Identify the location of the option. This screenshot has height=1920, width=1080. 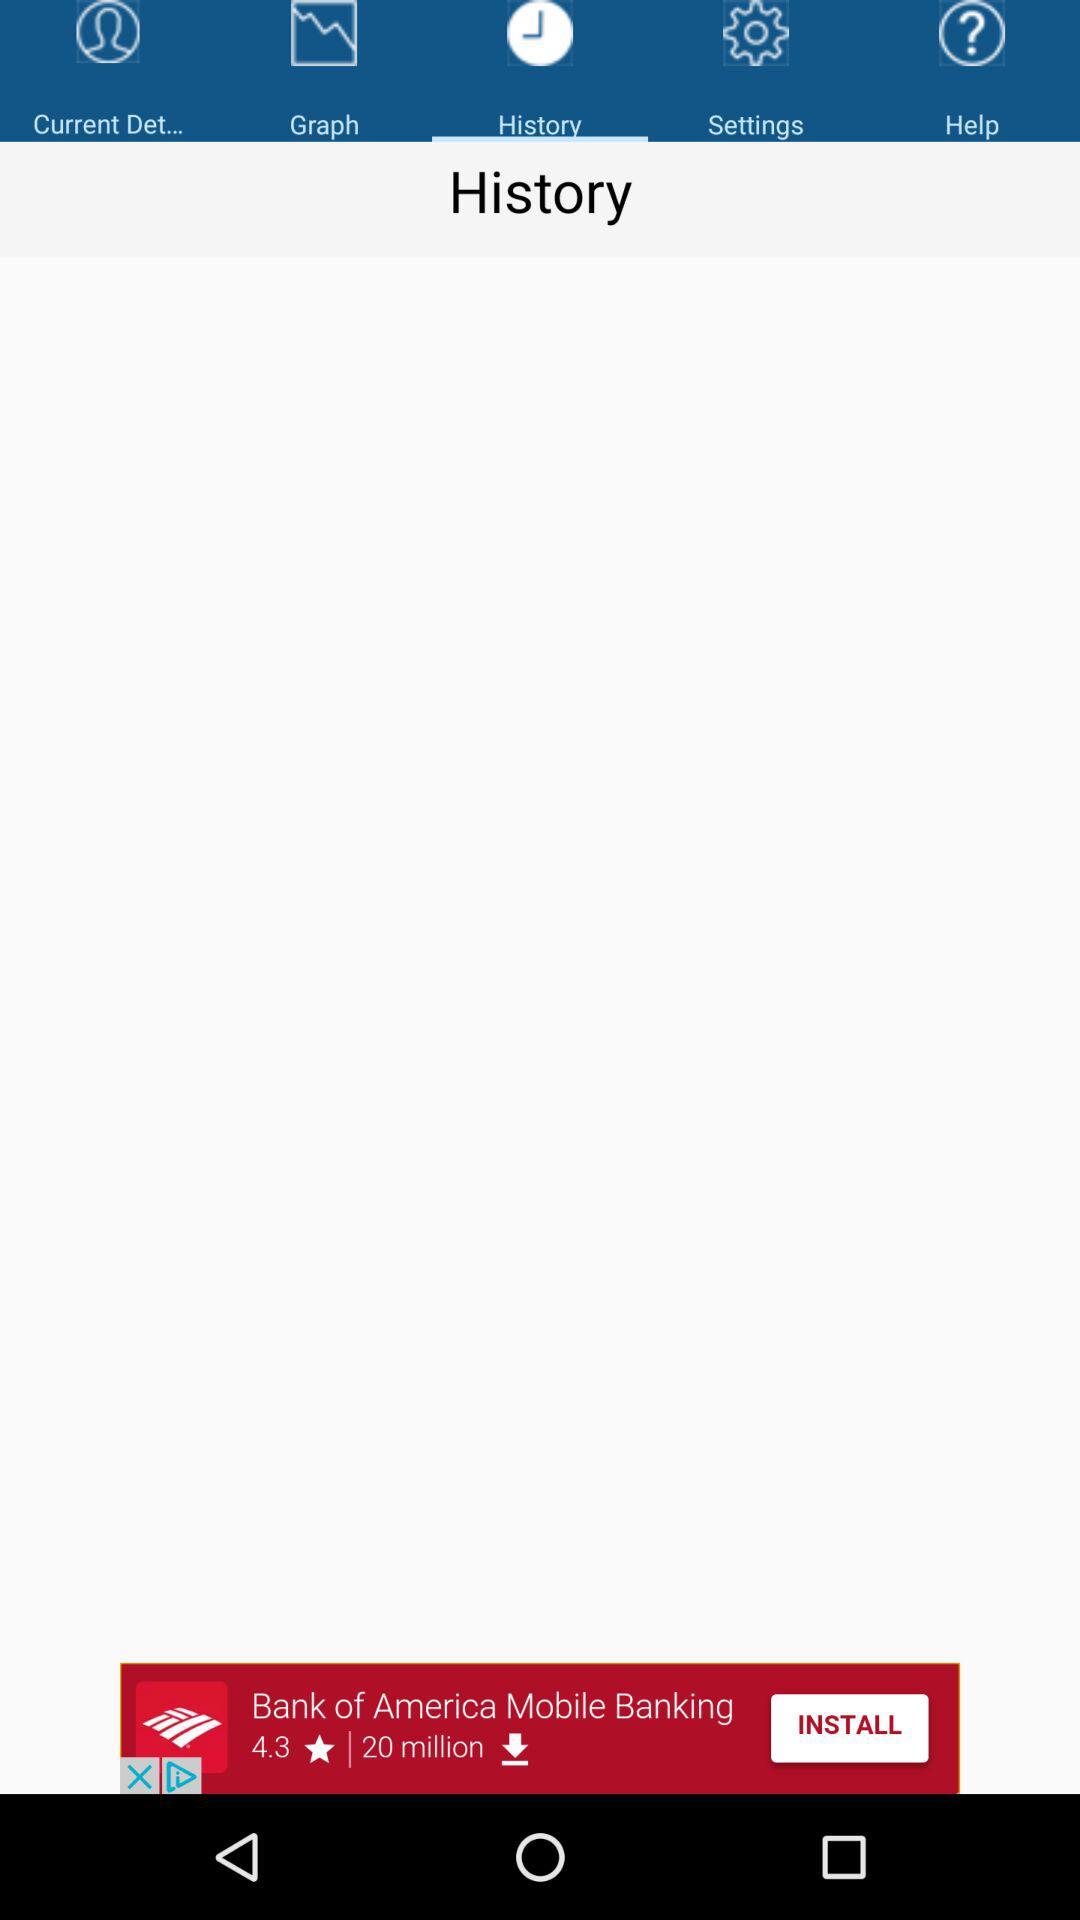
(540, 1727).